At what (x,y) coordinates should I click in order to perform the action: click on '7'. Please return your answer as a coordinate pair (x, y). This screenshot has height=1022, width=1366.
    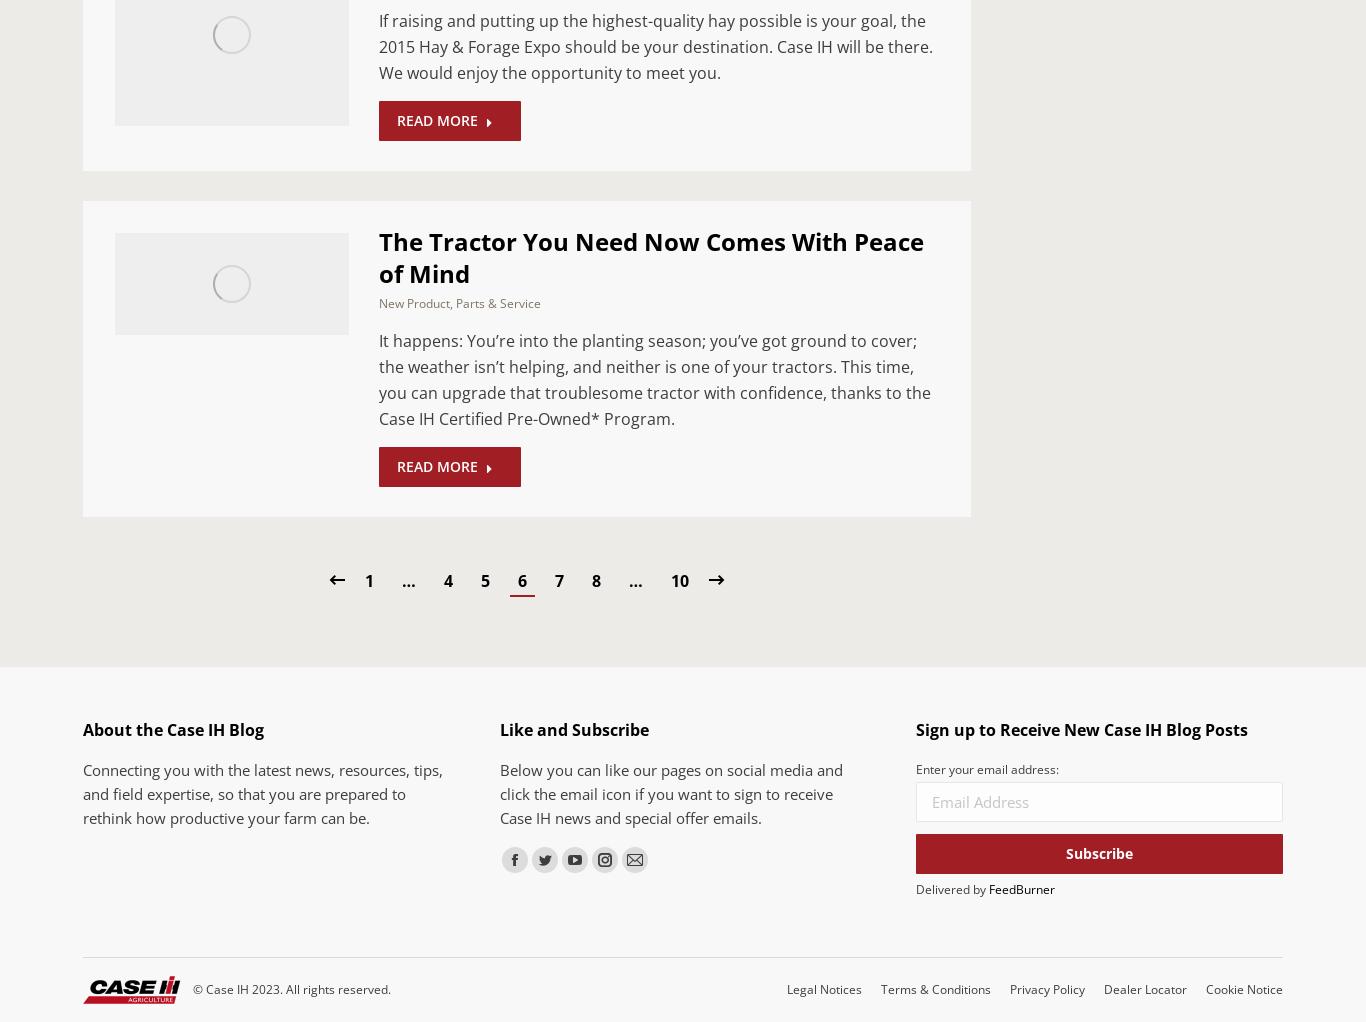
    Looking at the image, I should click on (558, 579).